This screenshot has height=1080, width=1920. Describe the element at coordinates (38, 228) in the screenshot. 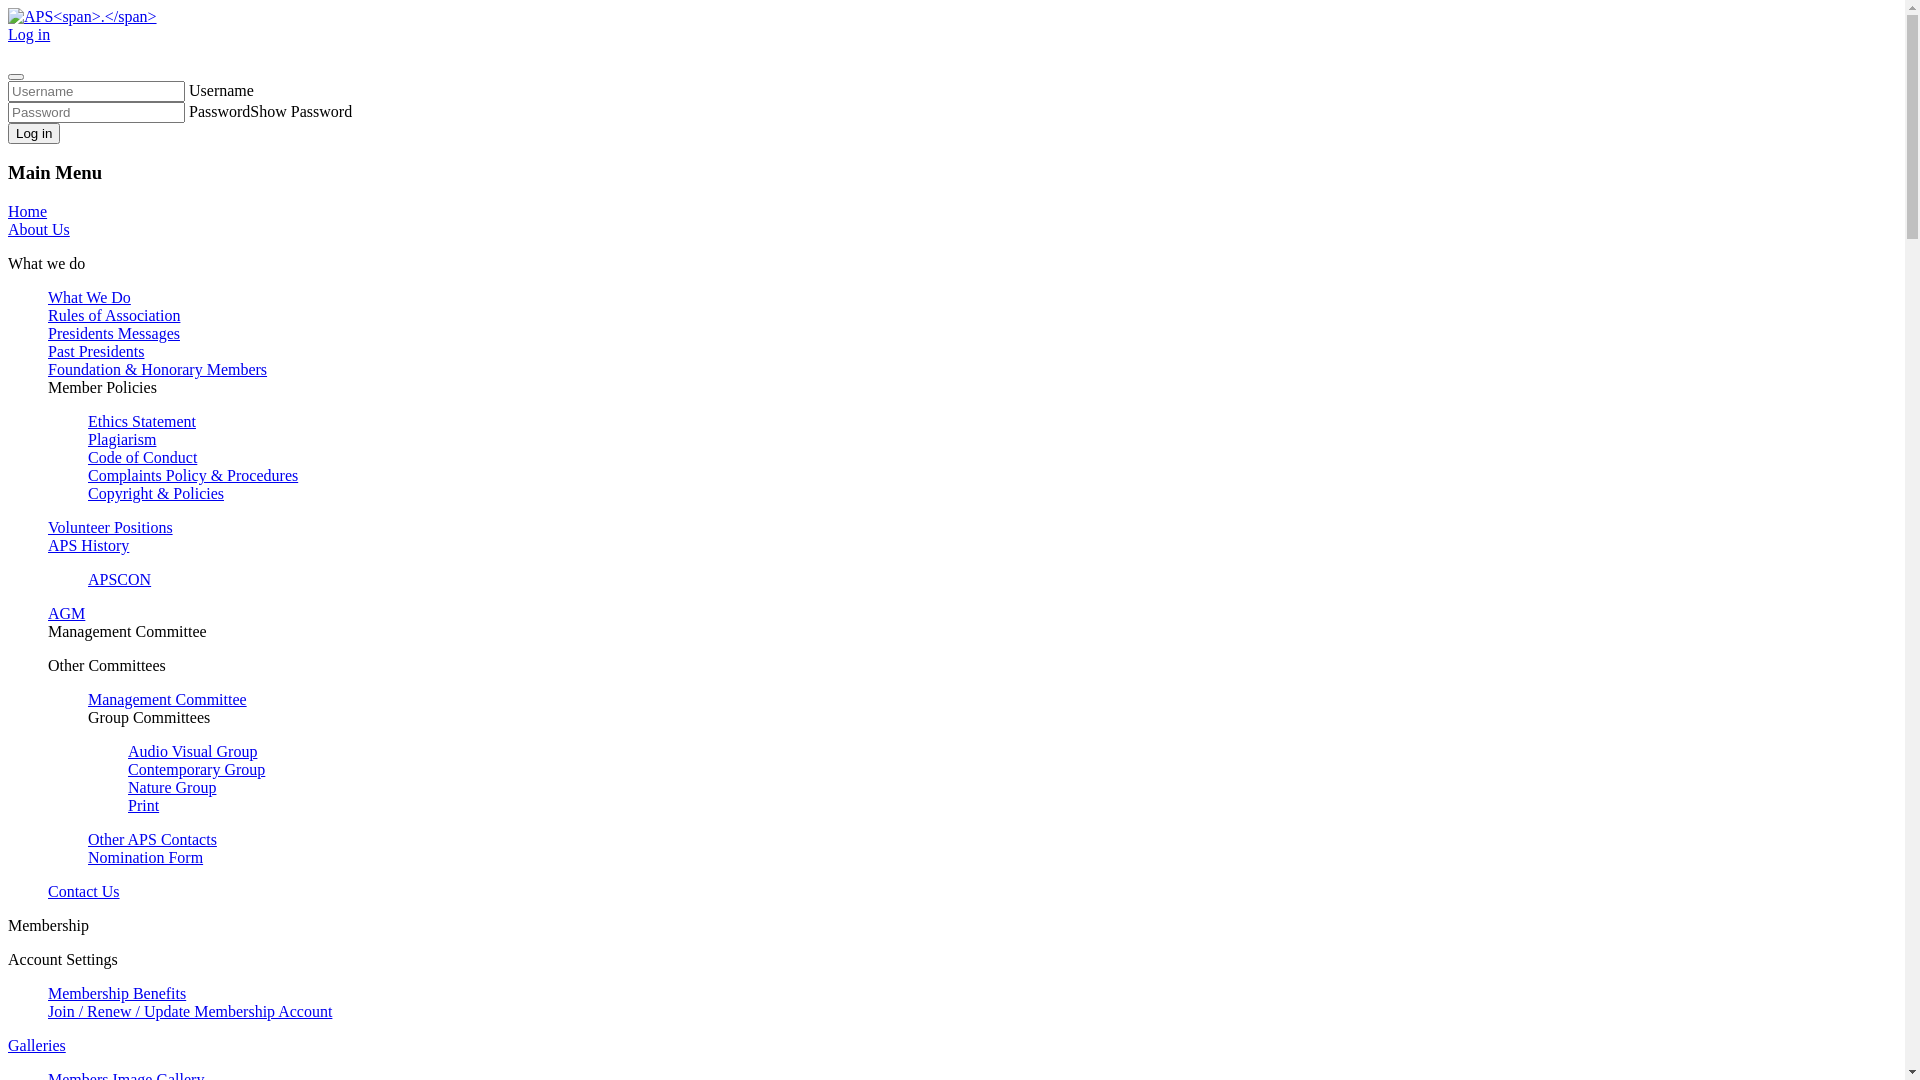

I see `'About Us'` at that location.